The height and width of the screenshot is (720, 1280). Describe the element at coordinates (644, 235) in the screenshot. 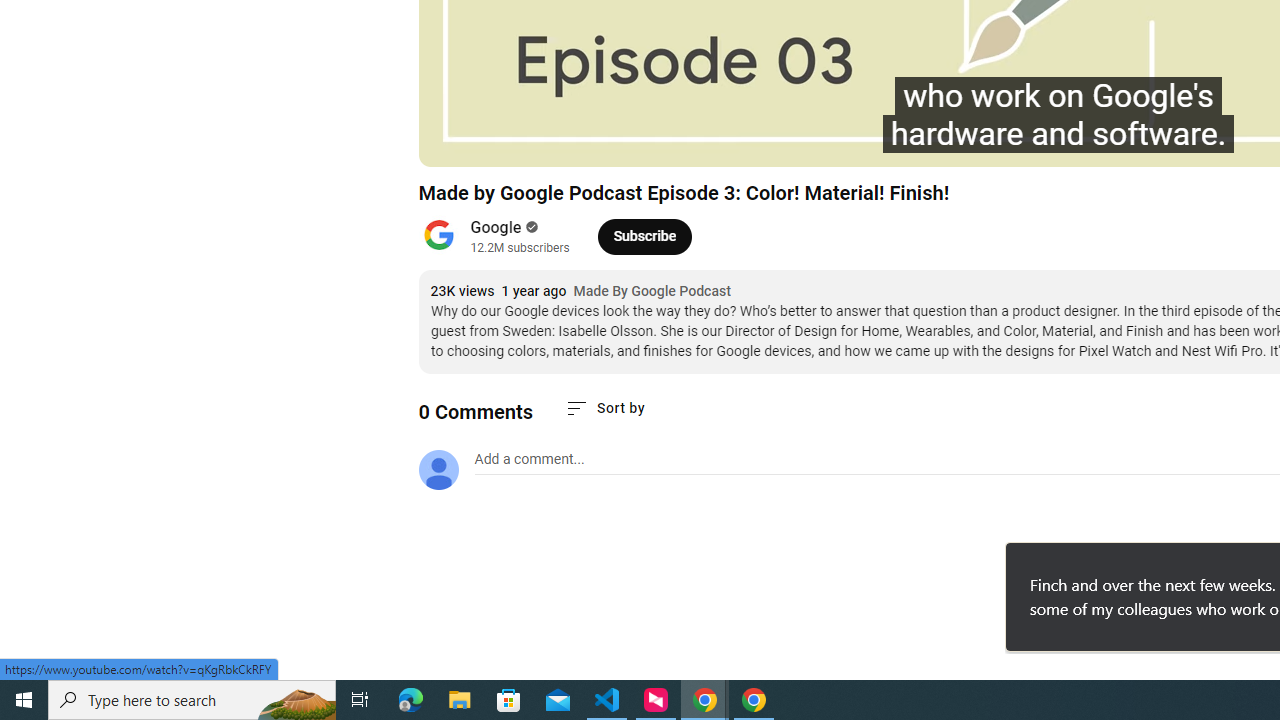

I see `'Subscribe to Google.'` at that location.